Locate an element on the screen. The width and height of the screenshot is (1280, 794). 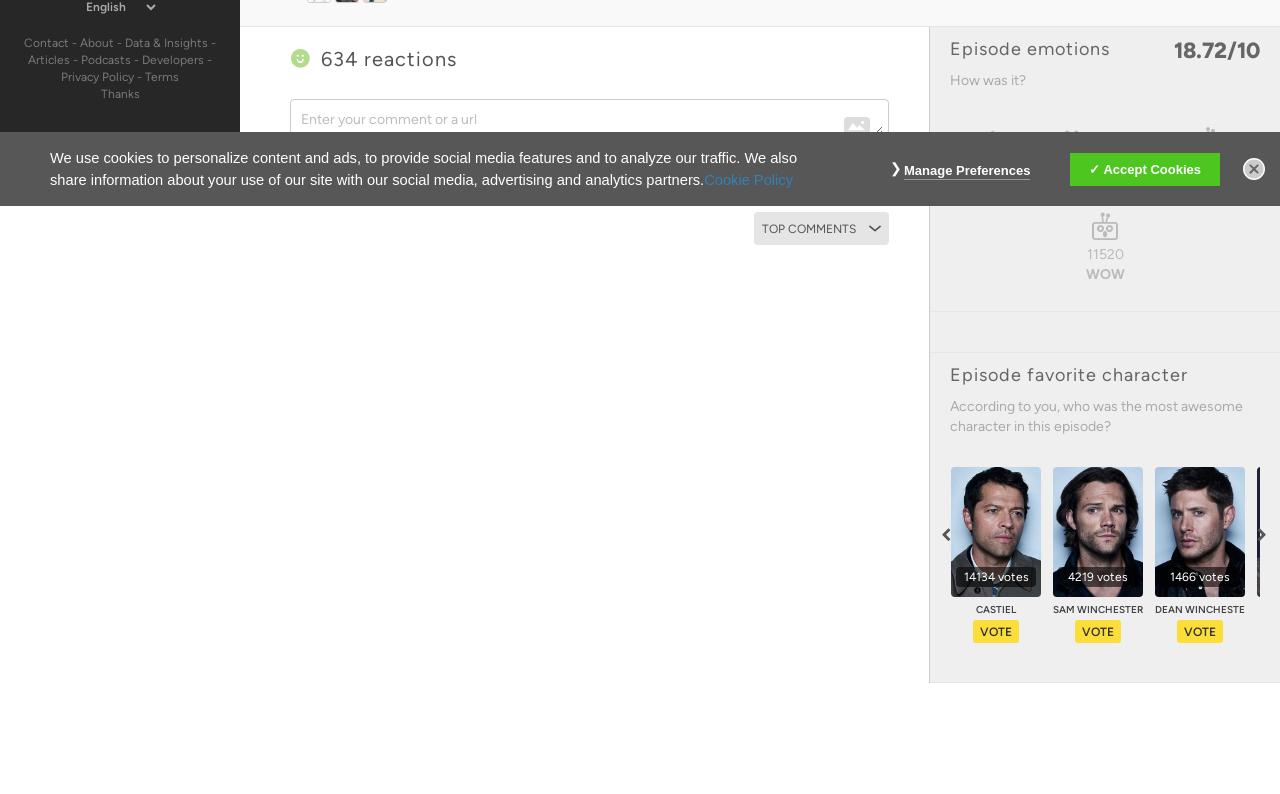
'10' is located at coordinates (1235, 50).